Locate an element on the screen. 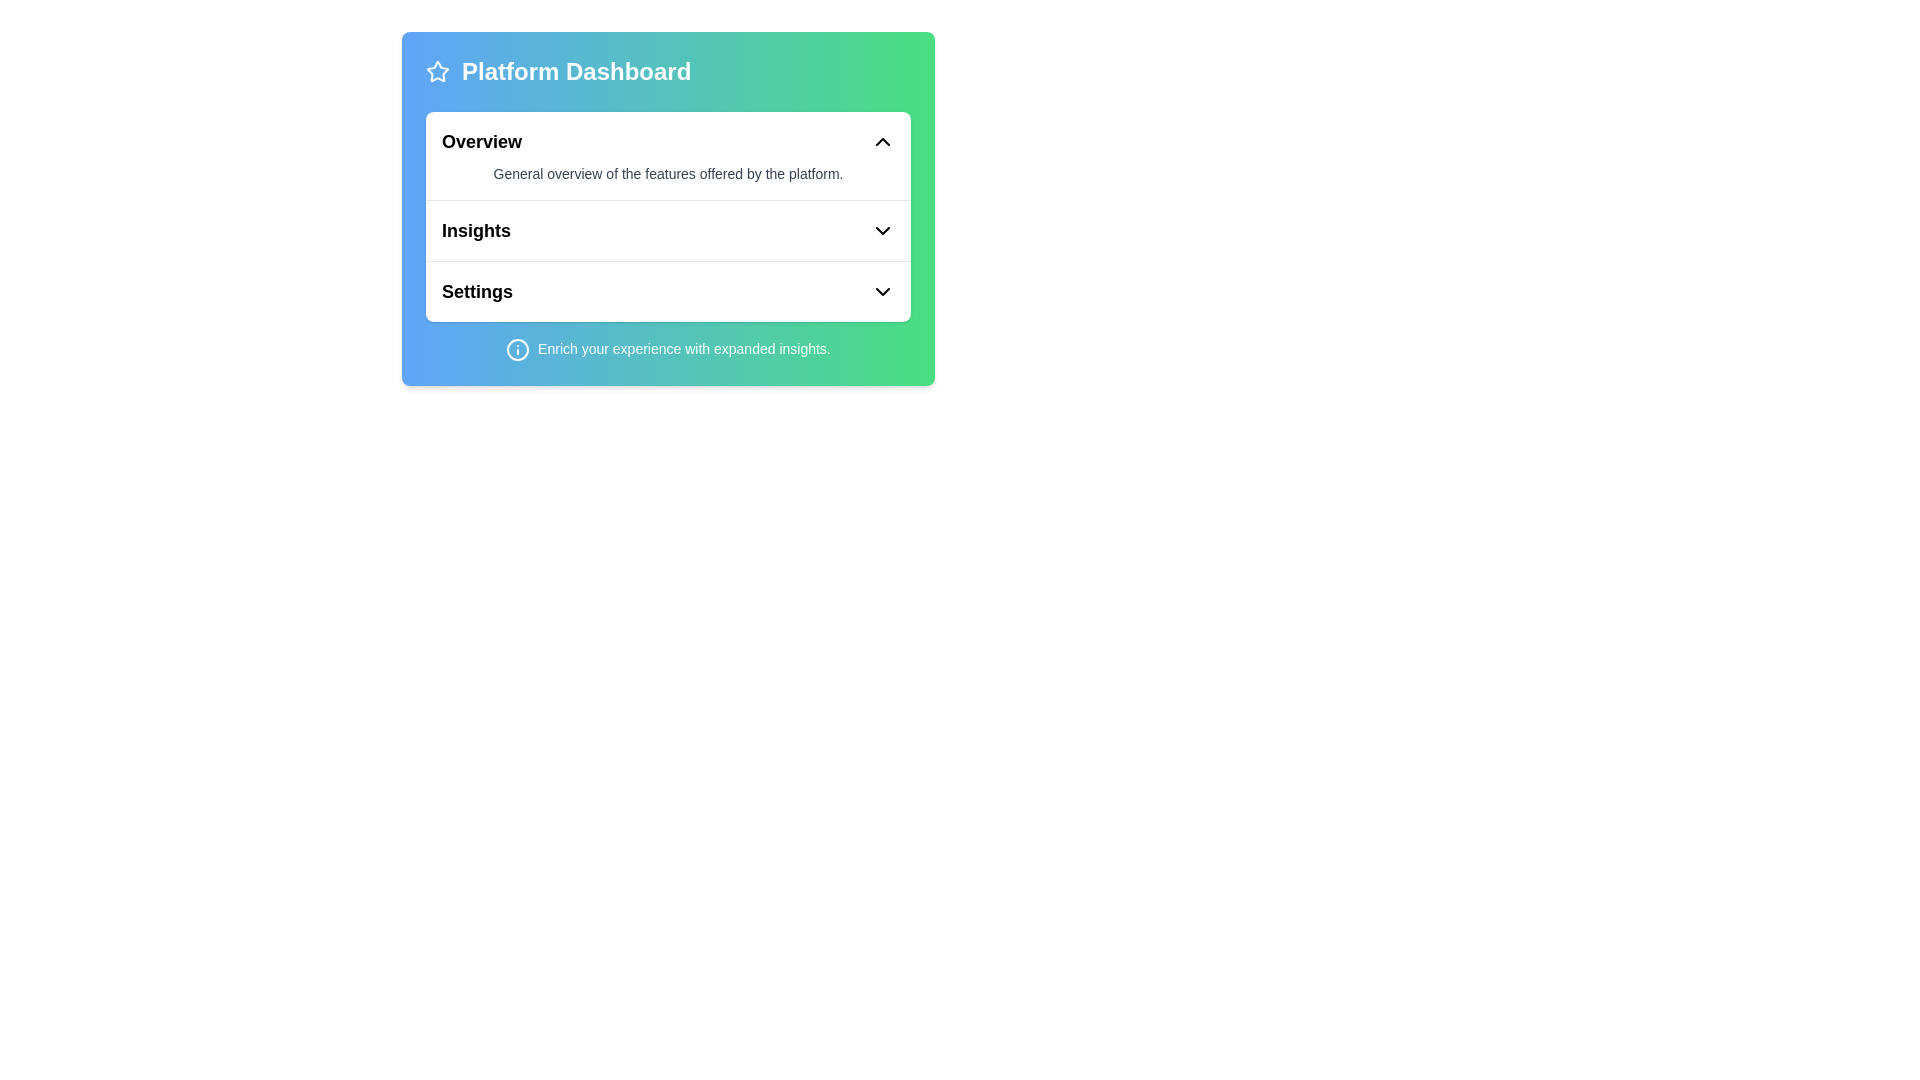  the chevron-up icon located at the far-right side of the 'Overview' section header within the green card titled 'Platform Dashboard' is located at coordinates (882, 141).